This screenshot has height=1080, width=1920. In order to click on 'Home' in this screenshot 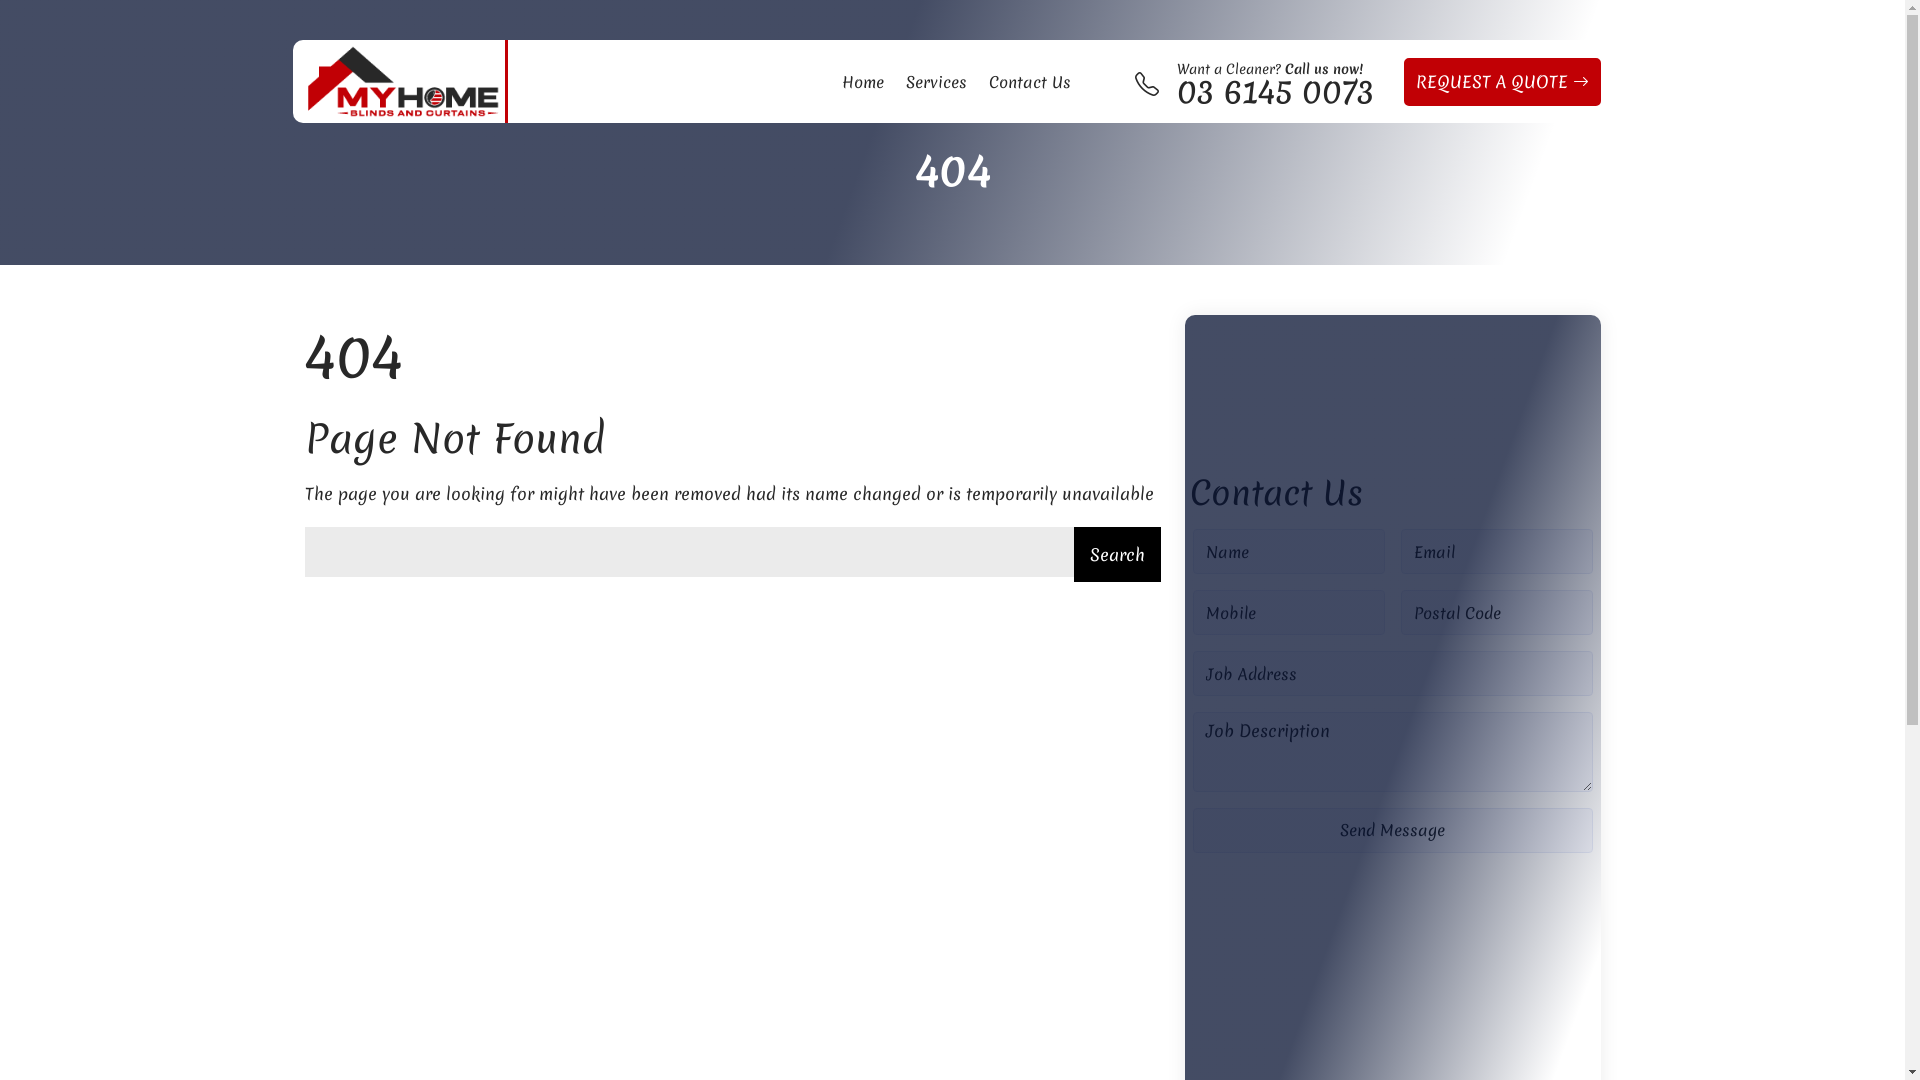, I will do `click(863, 80)`.